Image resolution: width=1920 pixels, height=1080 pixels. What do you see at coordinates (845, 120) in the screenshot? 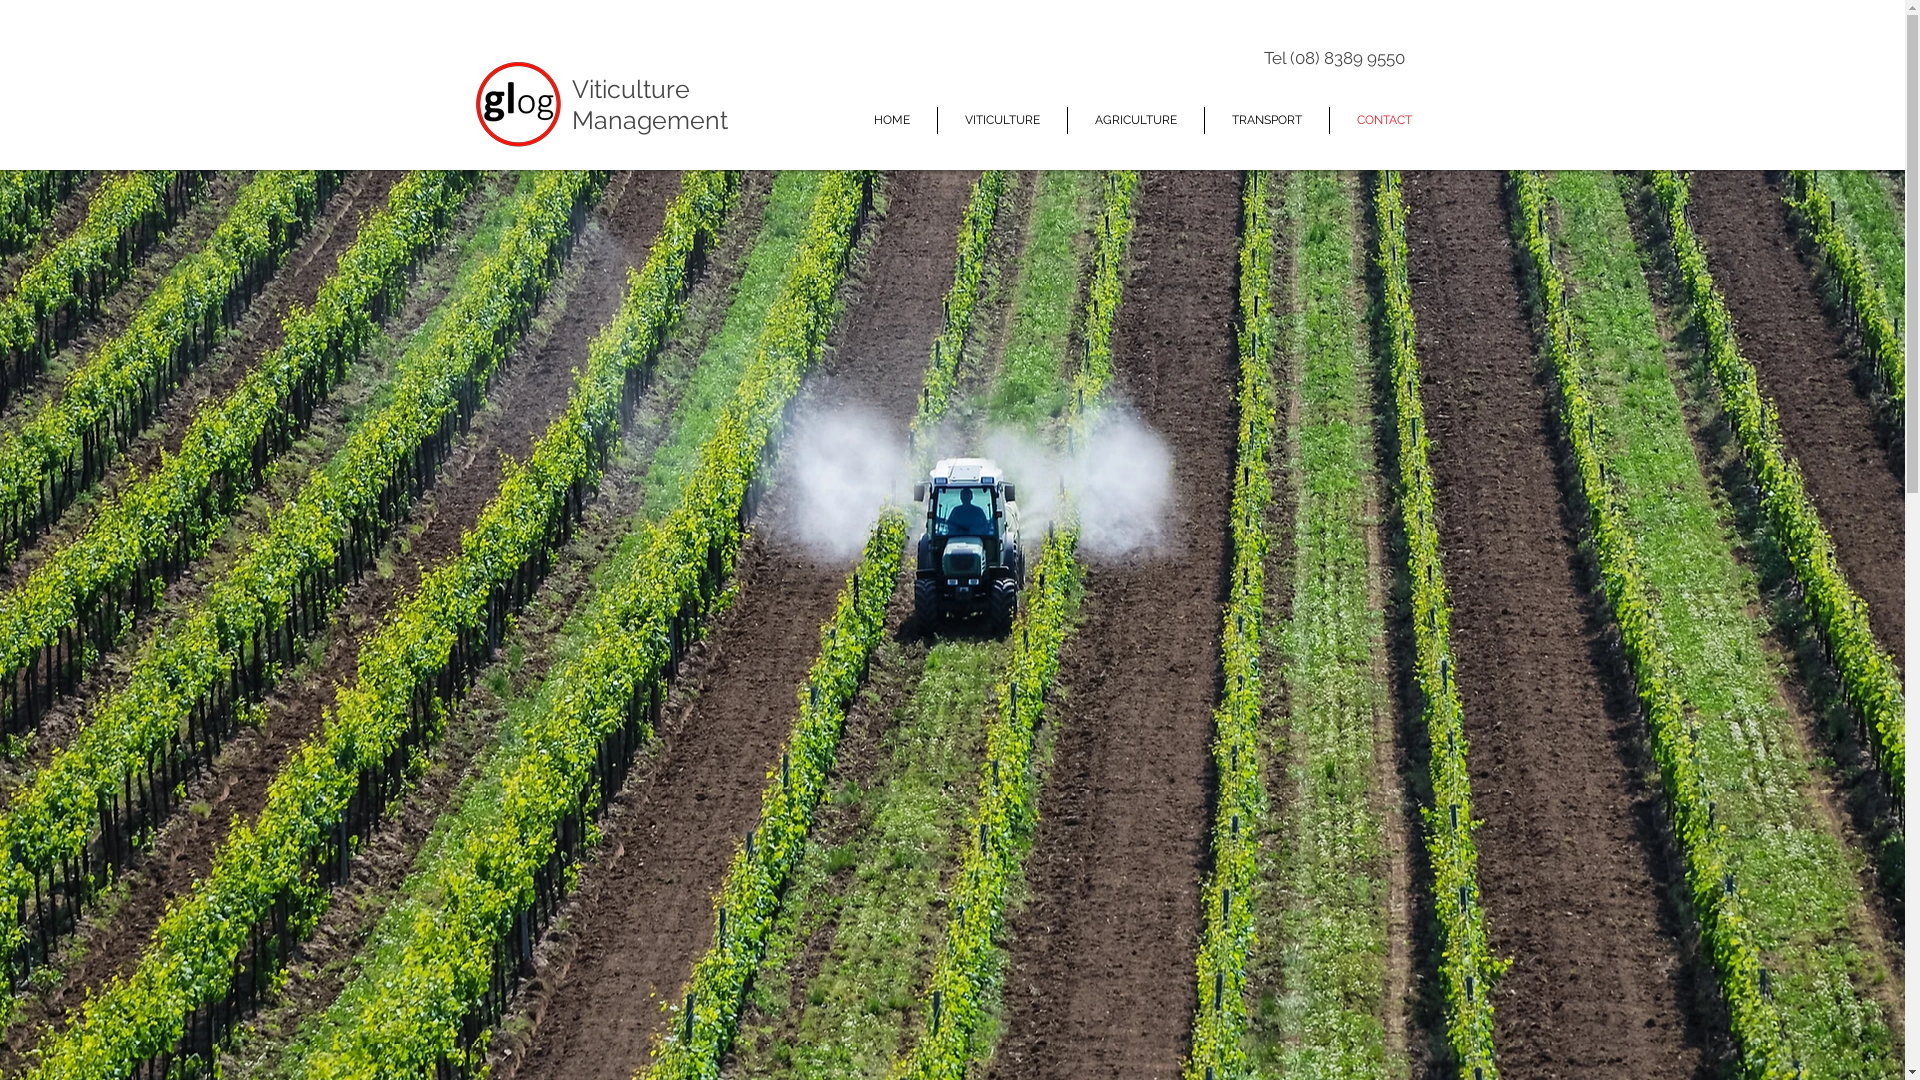
I see `'HOME'` at bounding box center [845, 120].